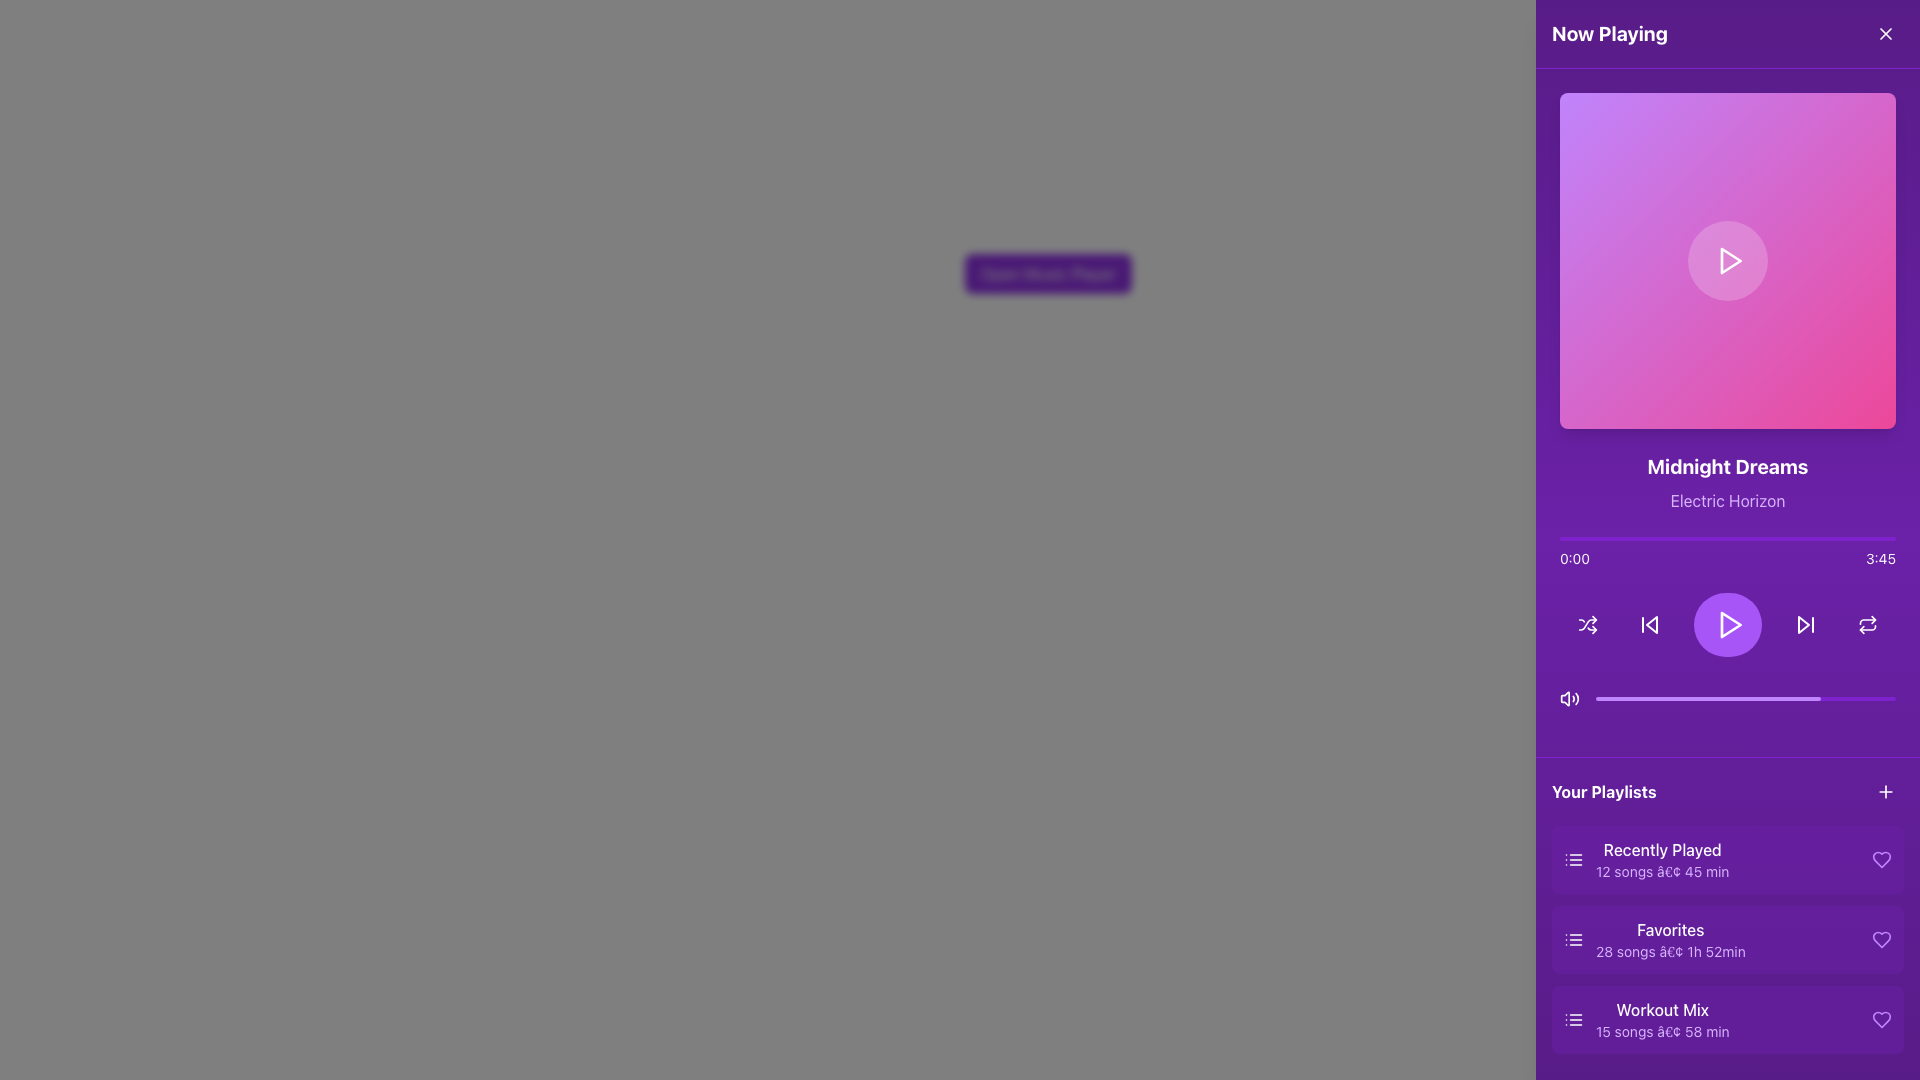 The width and height of the screenshot is (1920, 1080). What do you see at coordinates (1769, 697) in the screenshot?
I see `media playback progress` at bounding box center [1769, 697].